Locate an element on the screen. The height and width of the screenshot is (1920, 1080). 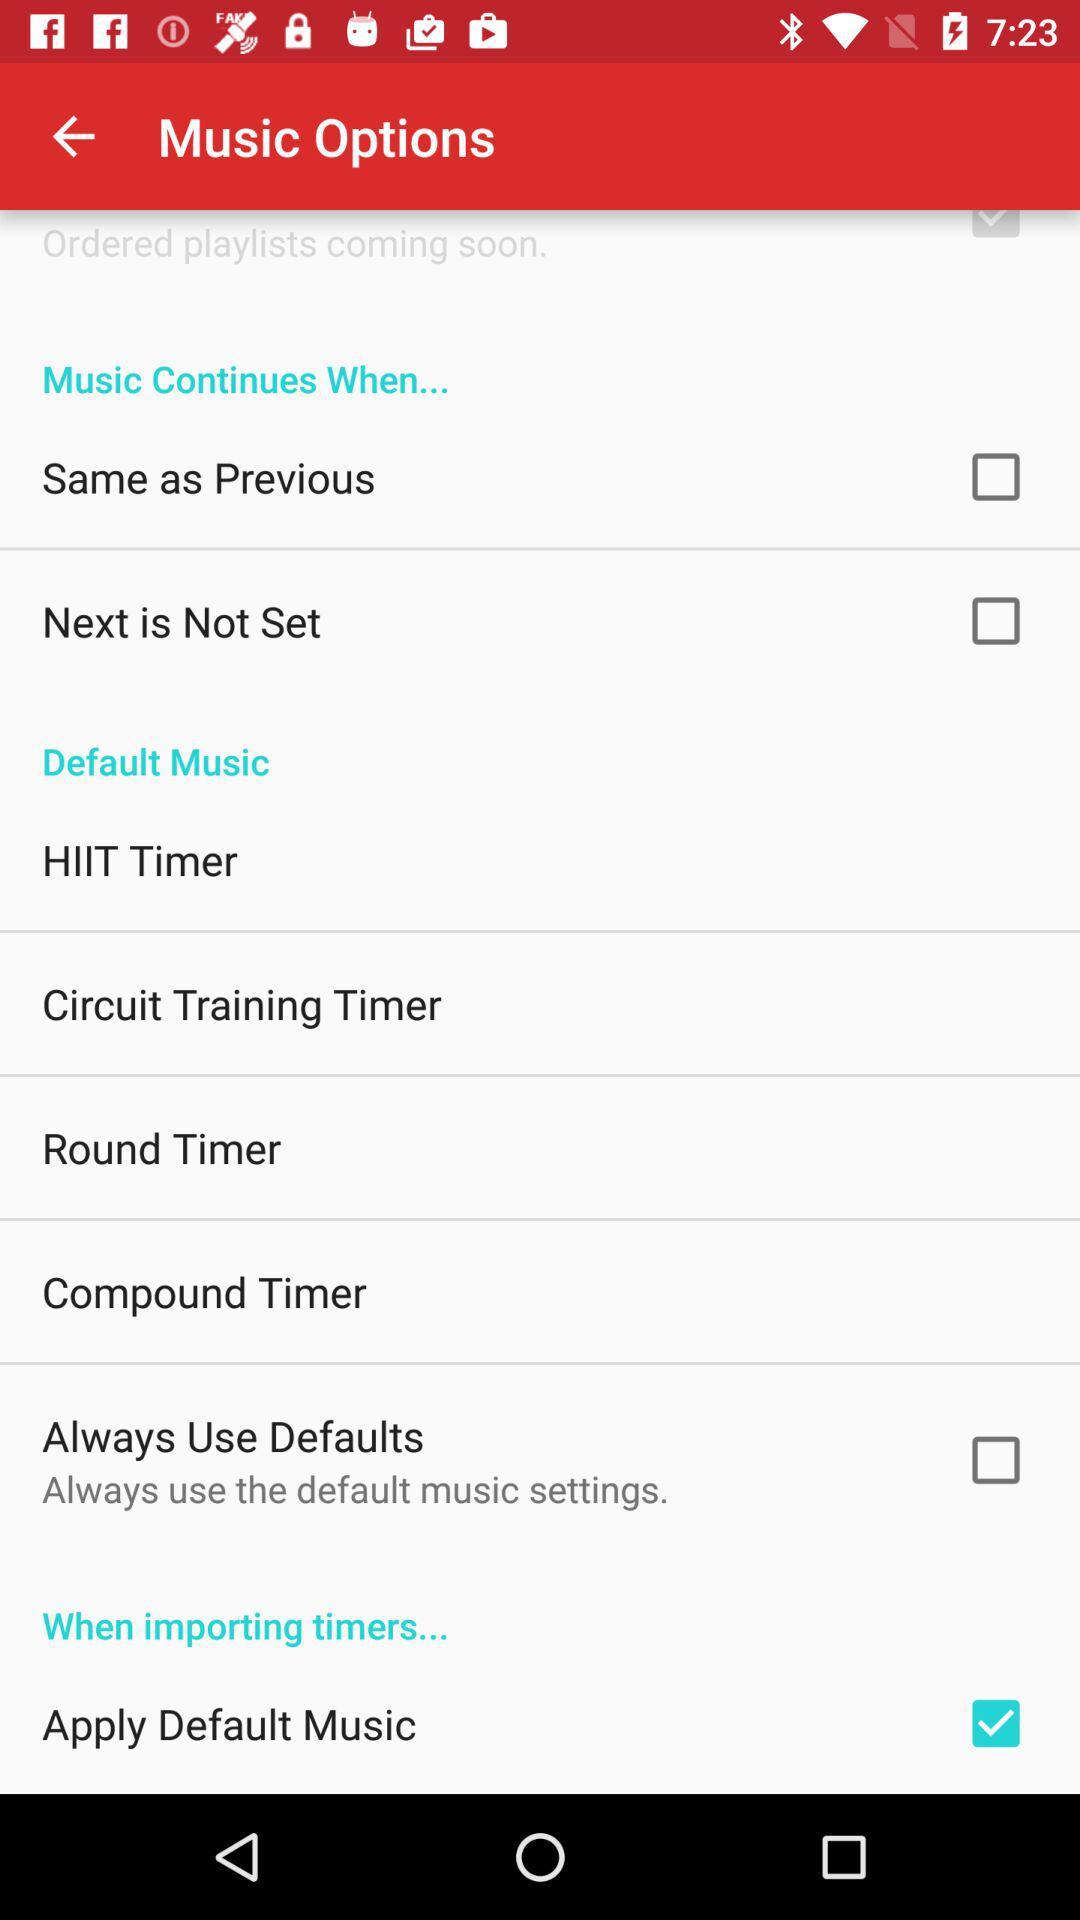
when importing timers... is located at coordinates (540, 1604).